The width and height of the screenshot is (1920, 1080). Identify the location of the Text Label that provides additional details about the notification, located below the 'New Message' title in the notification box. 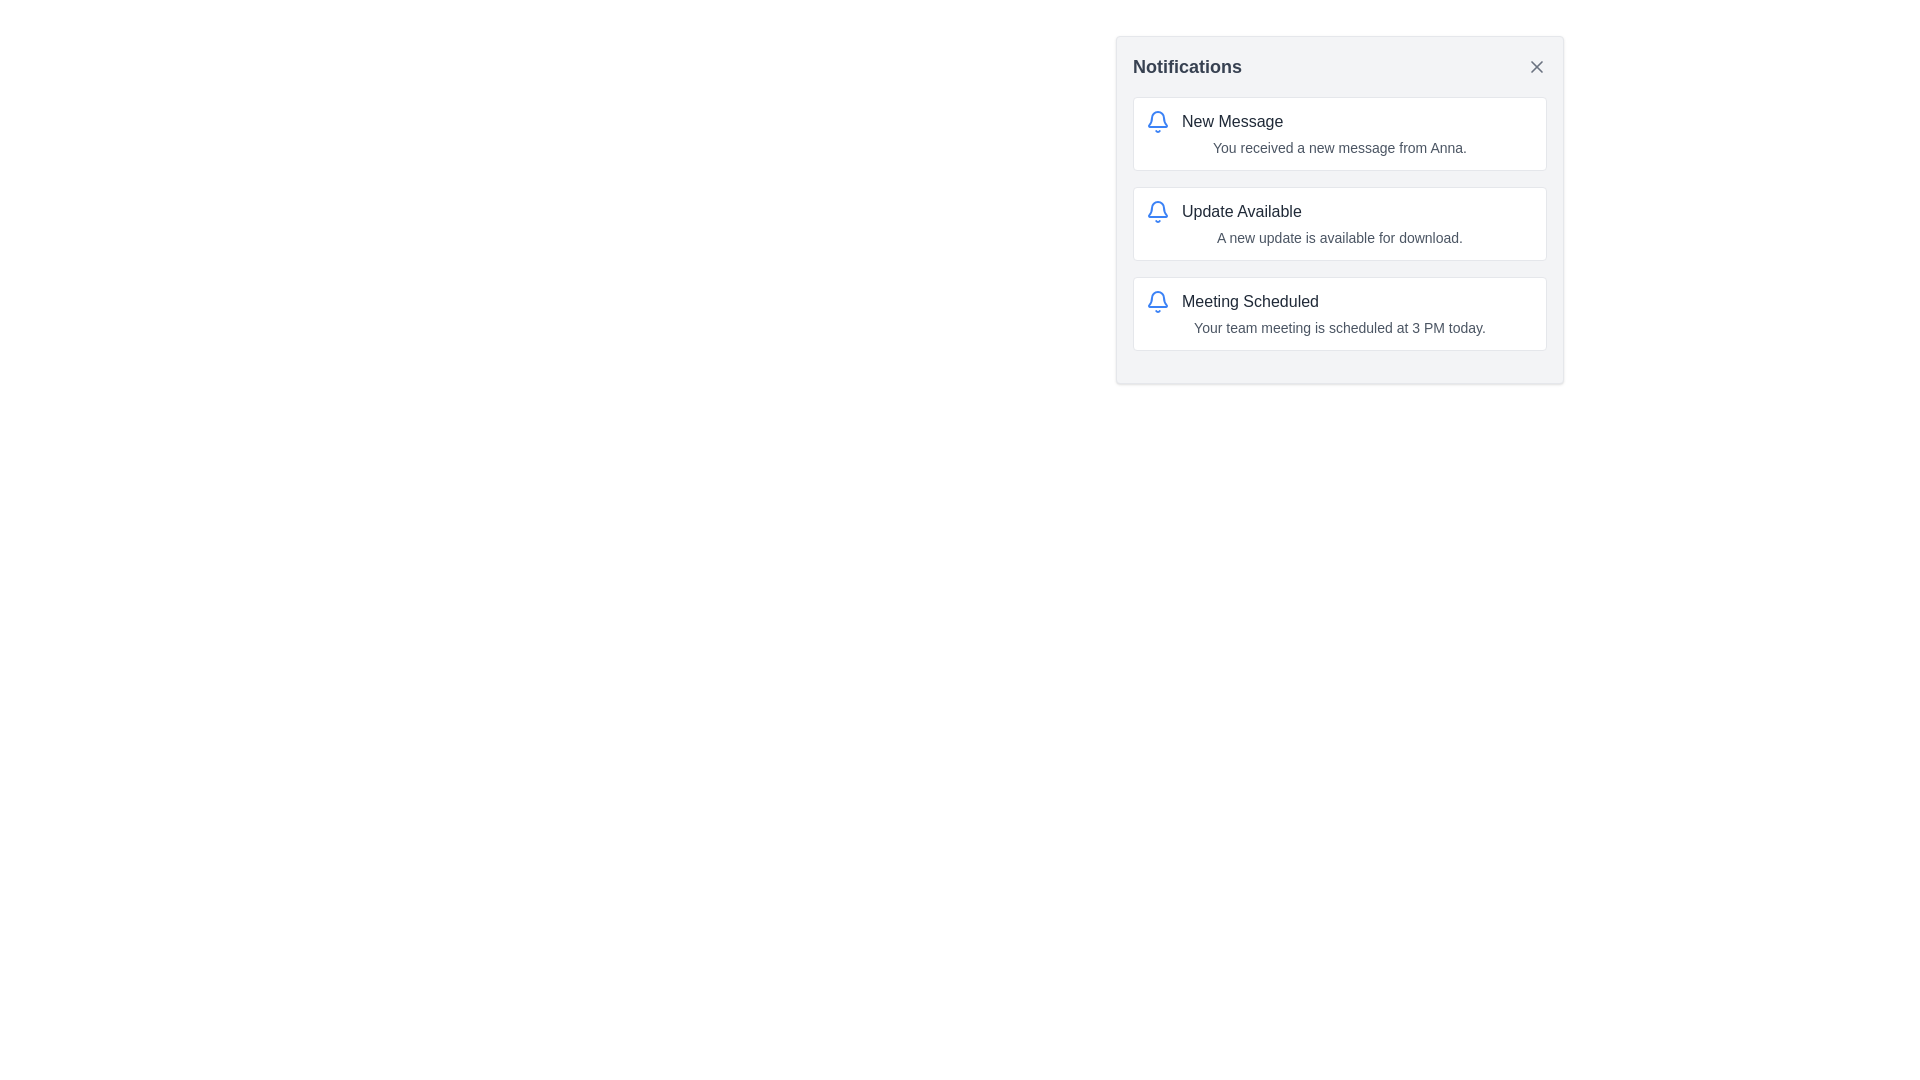
(1339, 146).